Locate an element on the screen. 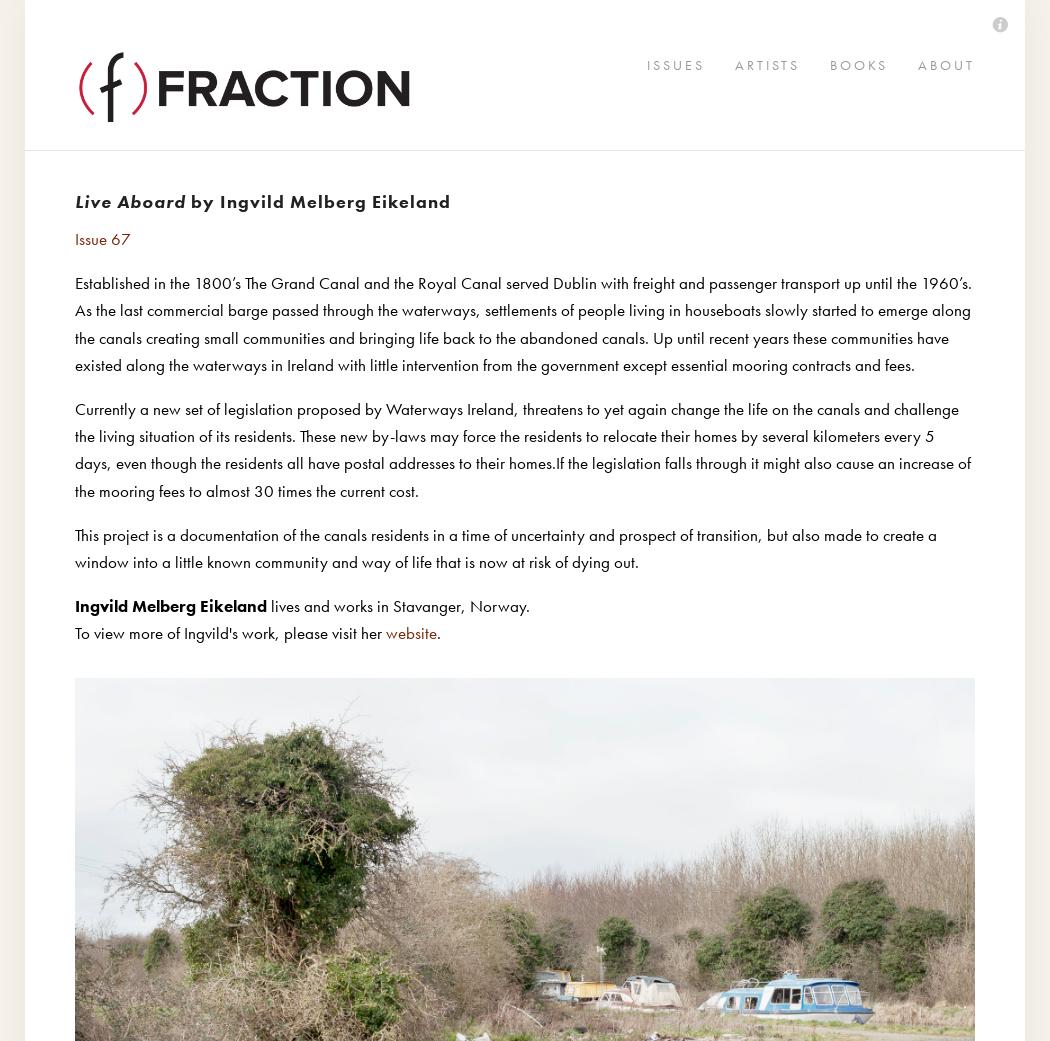 The width and height of the screenshot is (1050, 1041). 'Books' is located at coordinates (87, 130).